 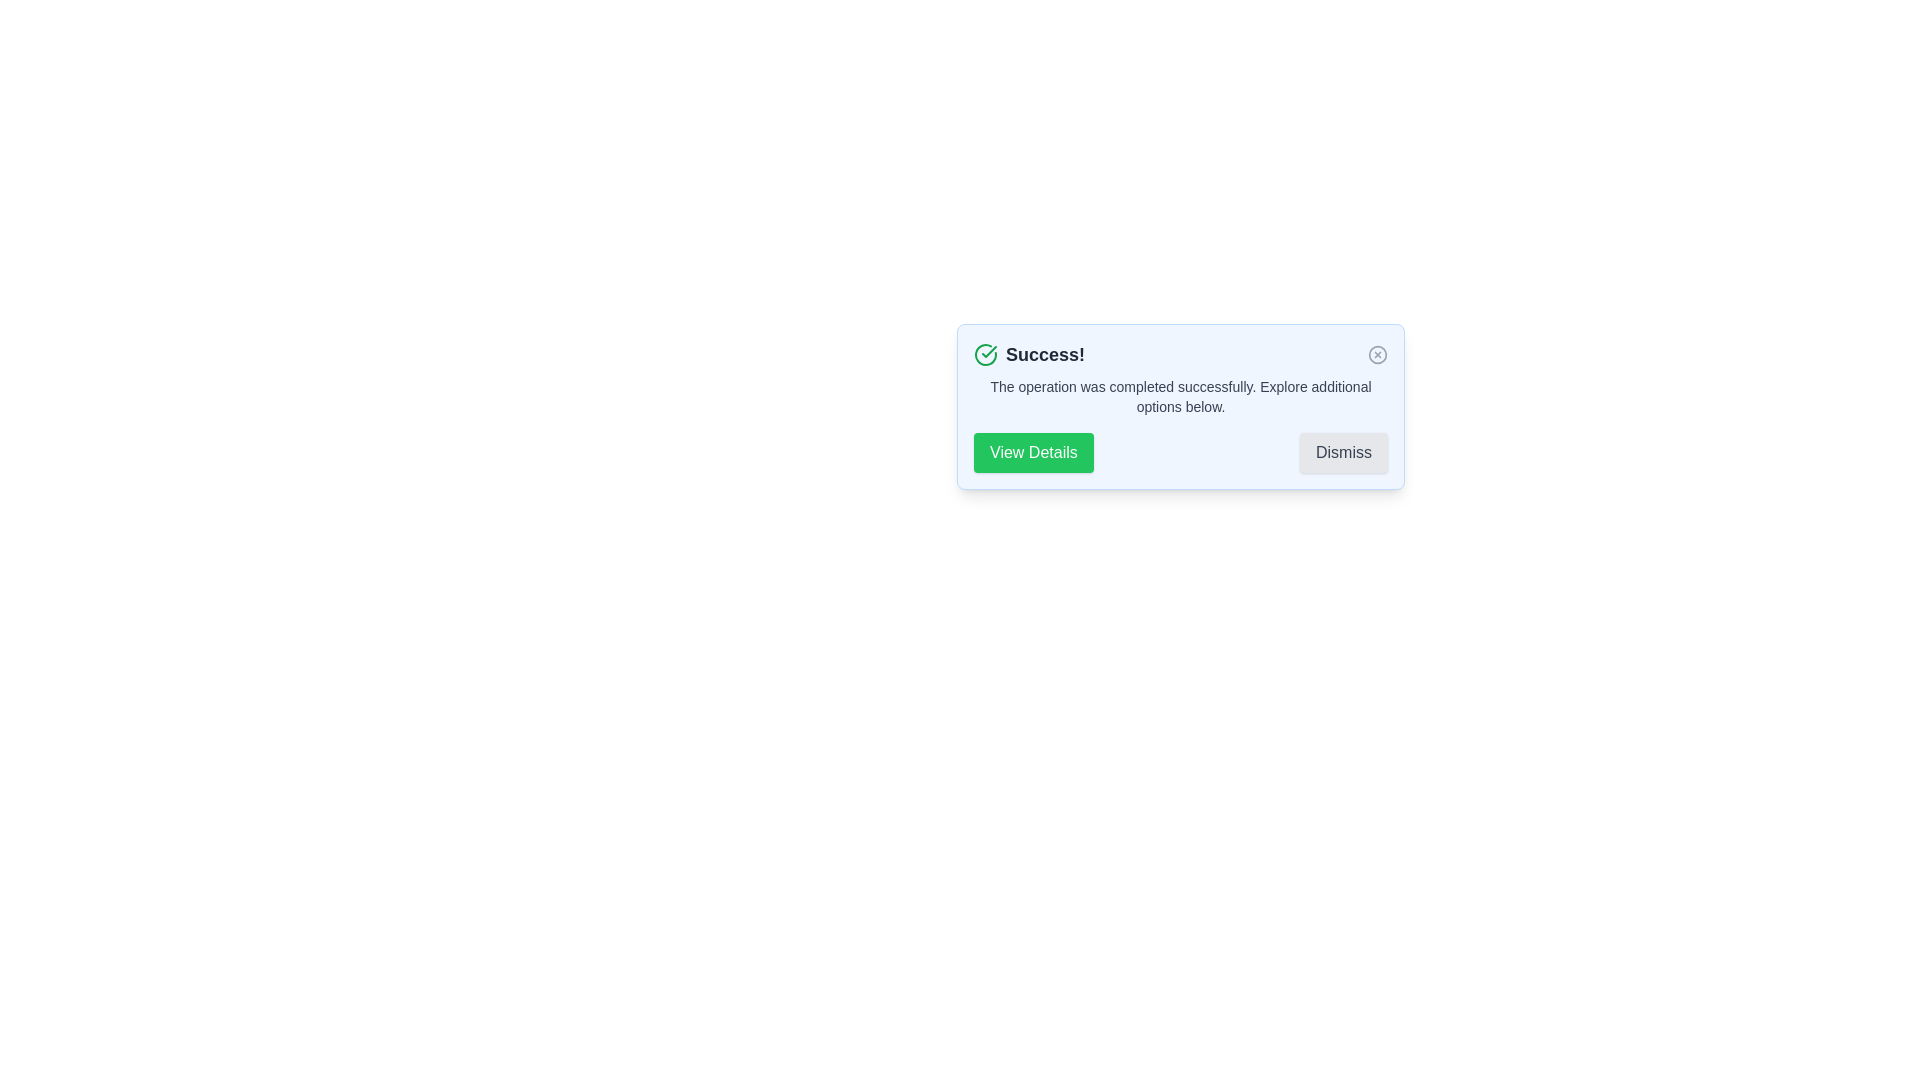 What do you see at coordinates (1033, 452) in the screenshot?
I see `the 'View Details' button to view additional details` at bounding box center [1033, 452].